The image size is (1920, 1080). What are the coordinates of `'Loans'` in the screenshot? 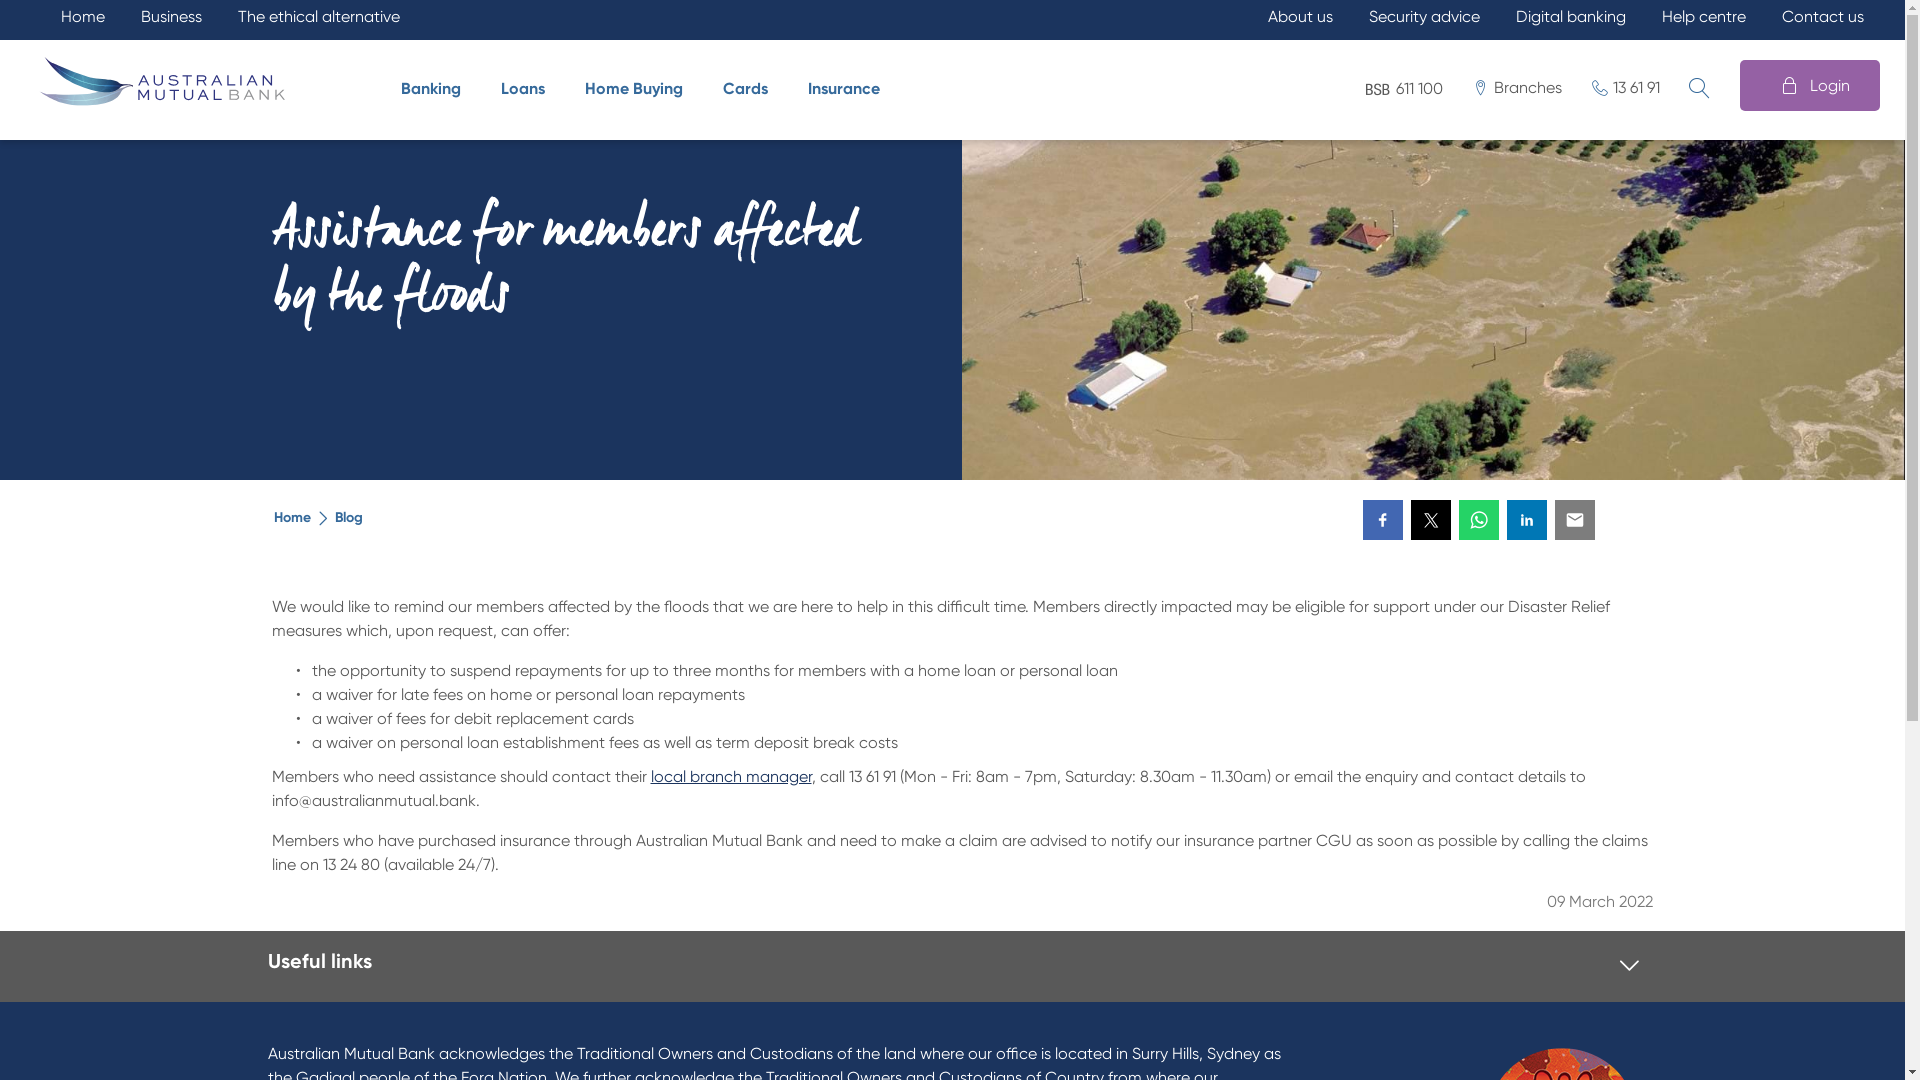 It's located at (528, 87).